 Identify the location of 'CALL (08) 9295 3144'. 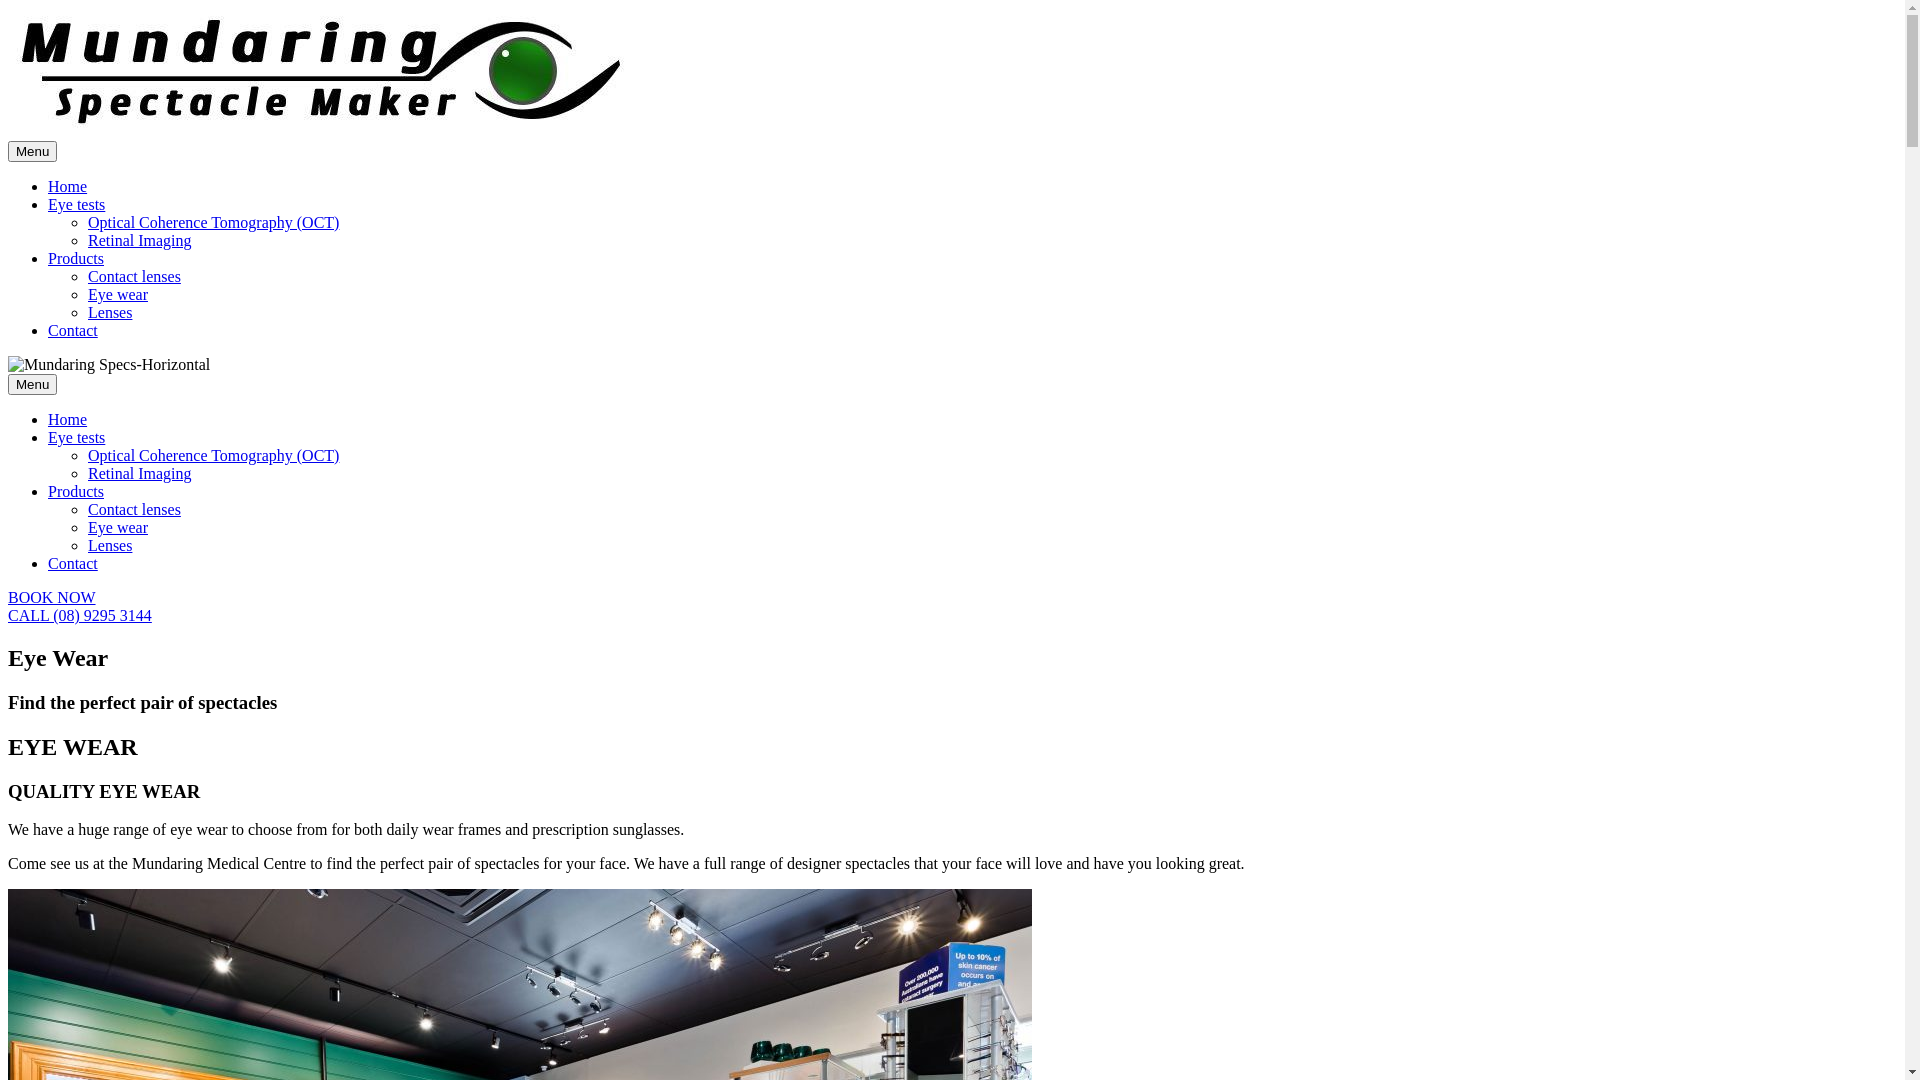
(8, 614).